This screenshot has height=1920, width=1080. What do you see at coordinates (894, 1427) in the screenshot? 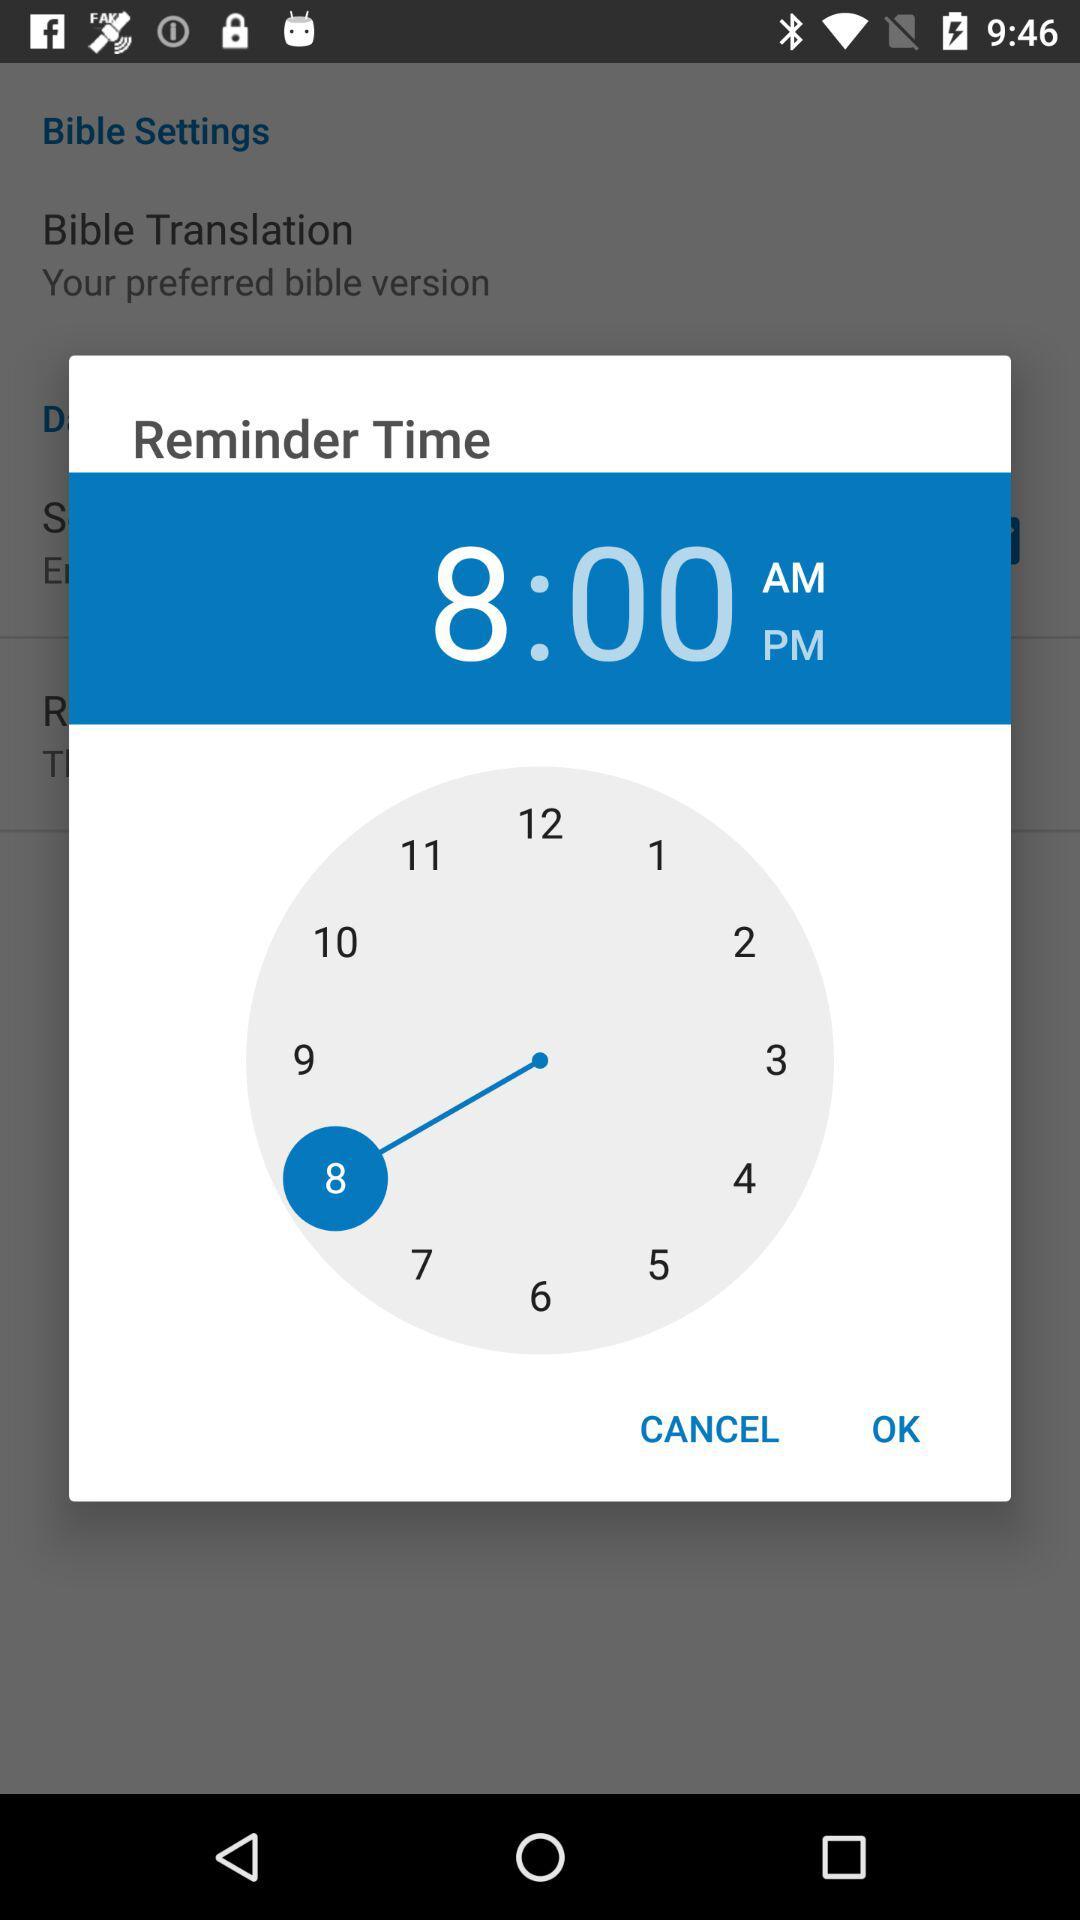
I see `the item next to the cancel item` at bounding box center [894, 1427].